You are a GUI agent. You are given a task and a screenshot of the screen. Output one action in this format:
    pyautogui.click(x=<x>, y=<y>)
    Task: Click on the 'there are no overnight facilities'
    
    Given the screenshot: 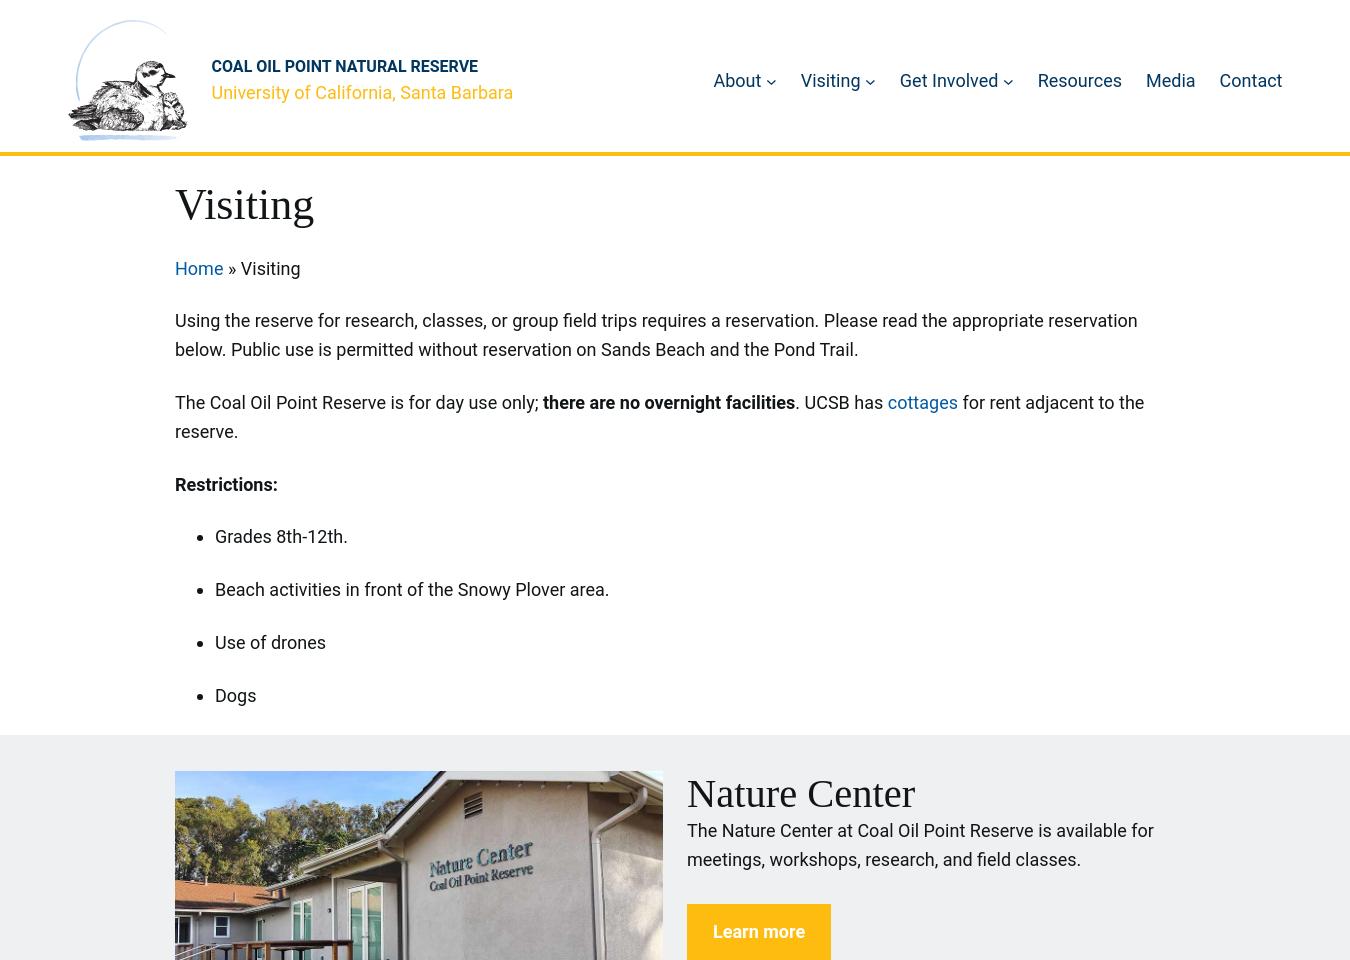 What is the action you would take?
    pyautogui.click(x=541, y=400)
    